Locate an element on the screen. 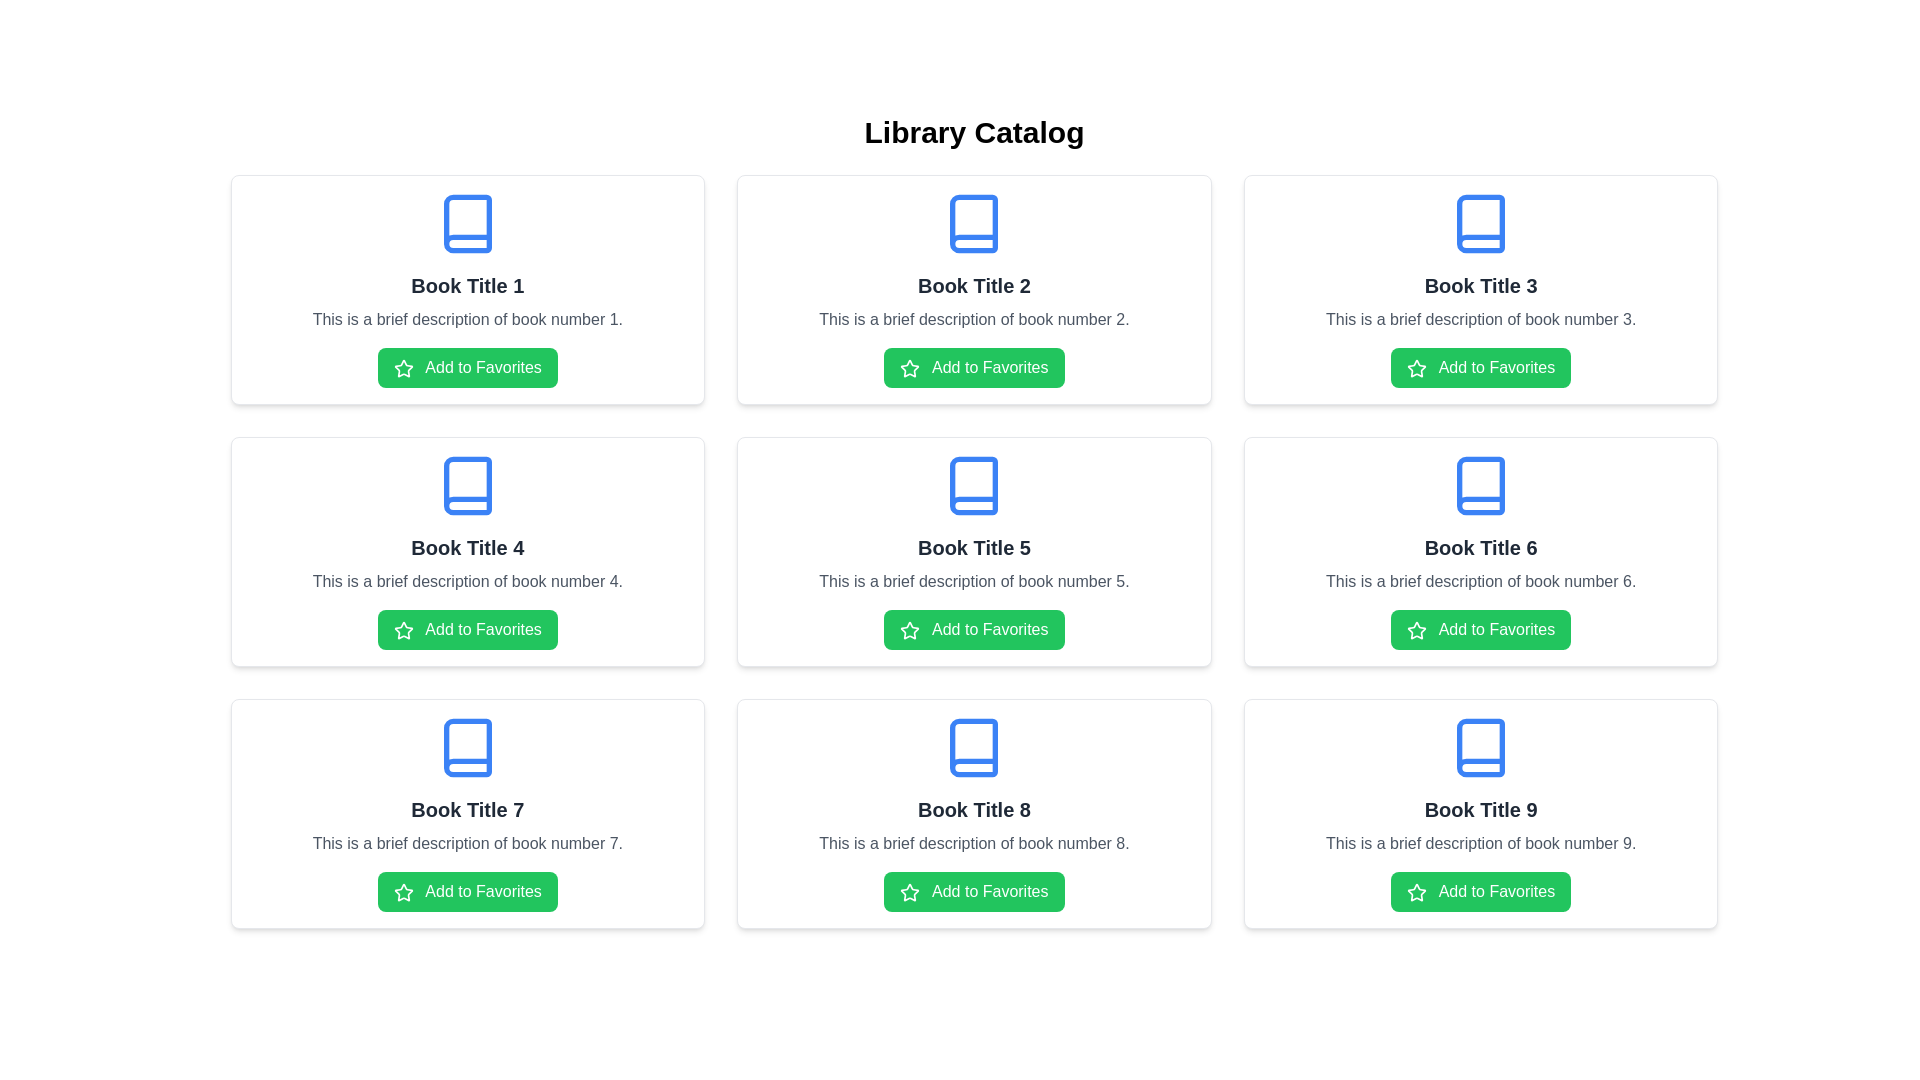  the star-shaped icon with a green fill and white outlines, located to the left of the 'Add to Favorites' label in the button for 'Book Title 1' is located at coordinates (402, 368).